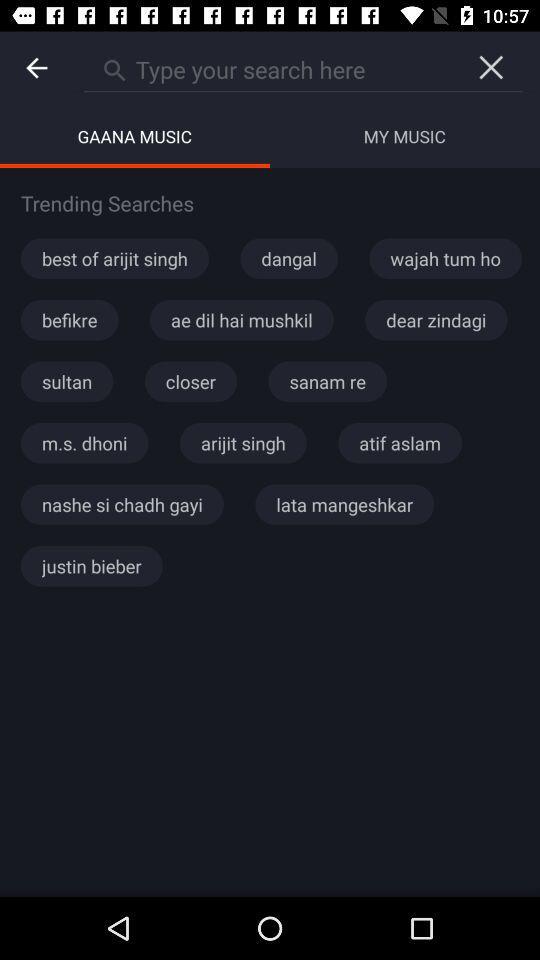  Describe the element at coordinates (270, 67) in the screenshot. I see `search option` at that location.